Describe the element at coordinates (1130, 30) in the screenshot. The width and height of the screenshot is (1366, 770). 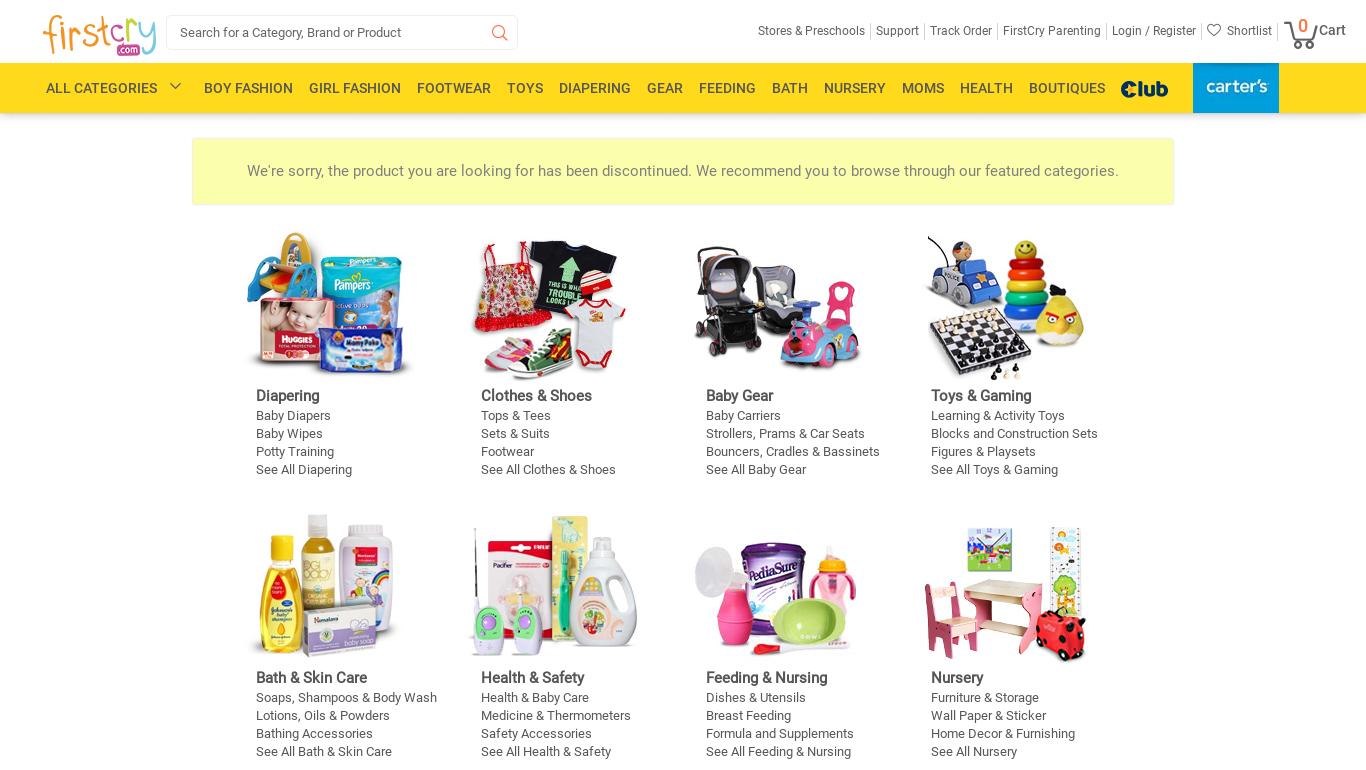
I see `'Login /'` at that location.